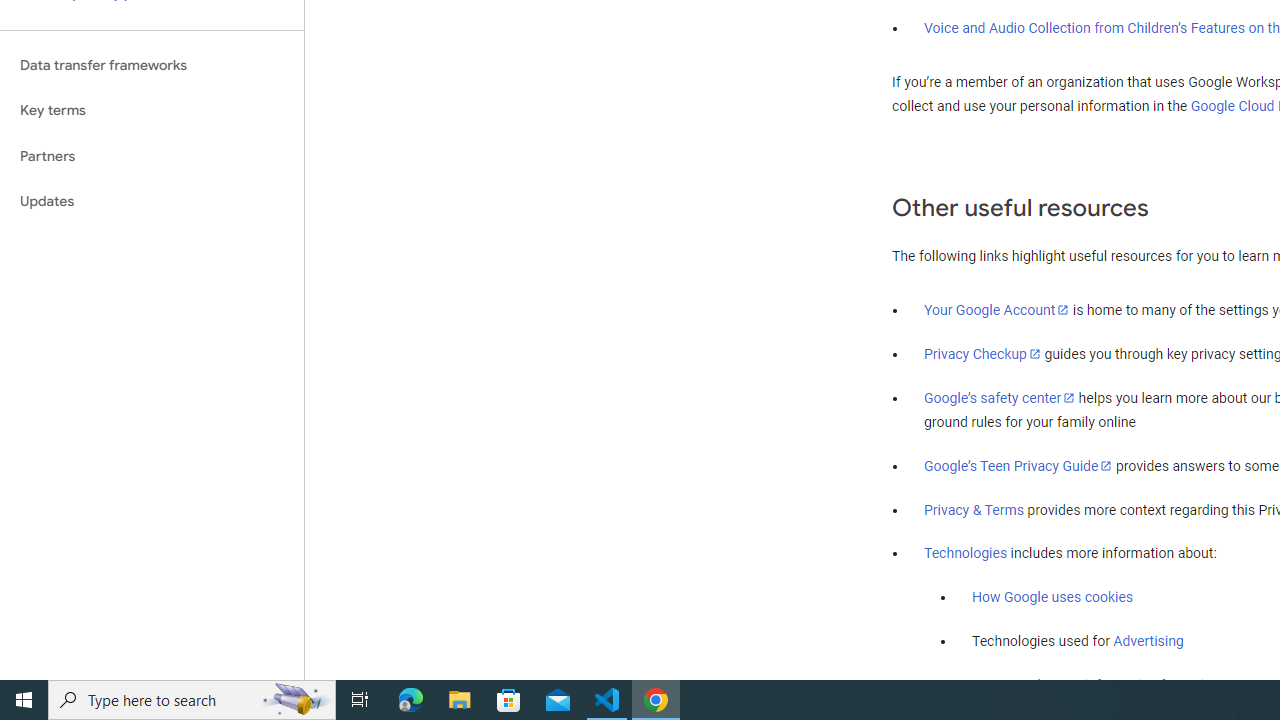 The width and height of the screenshot is (1280, 720). I want to click on 'How Google uses cookies', so click(1051, 596).